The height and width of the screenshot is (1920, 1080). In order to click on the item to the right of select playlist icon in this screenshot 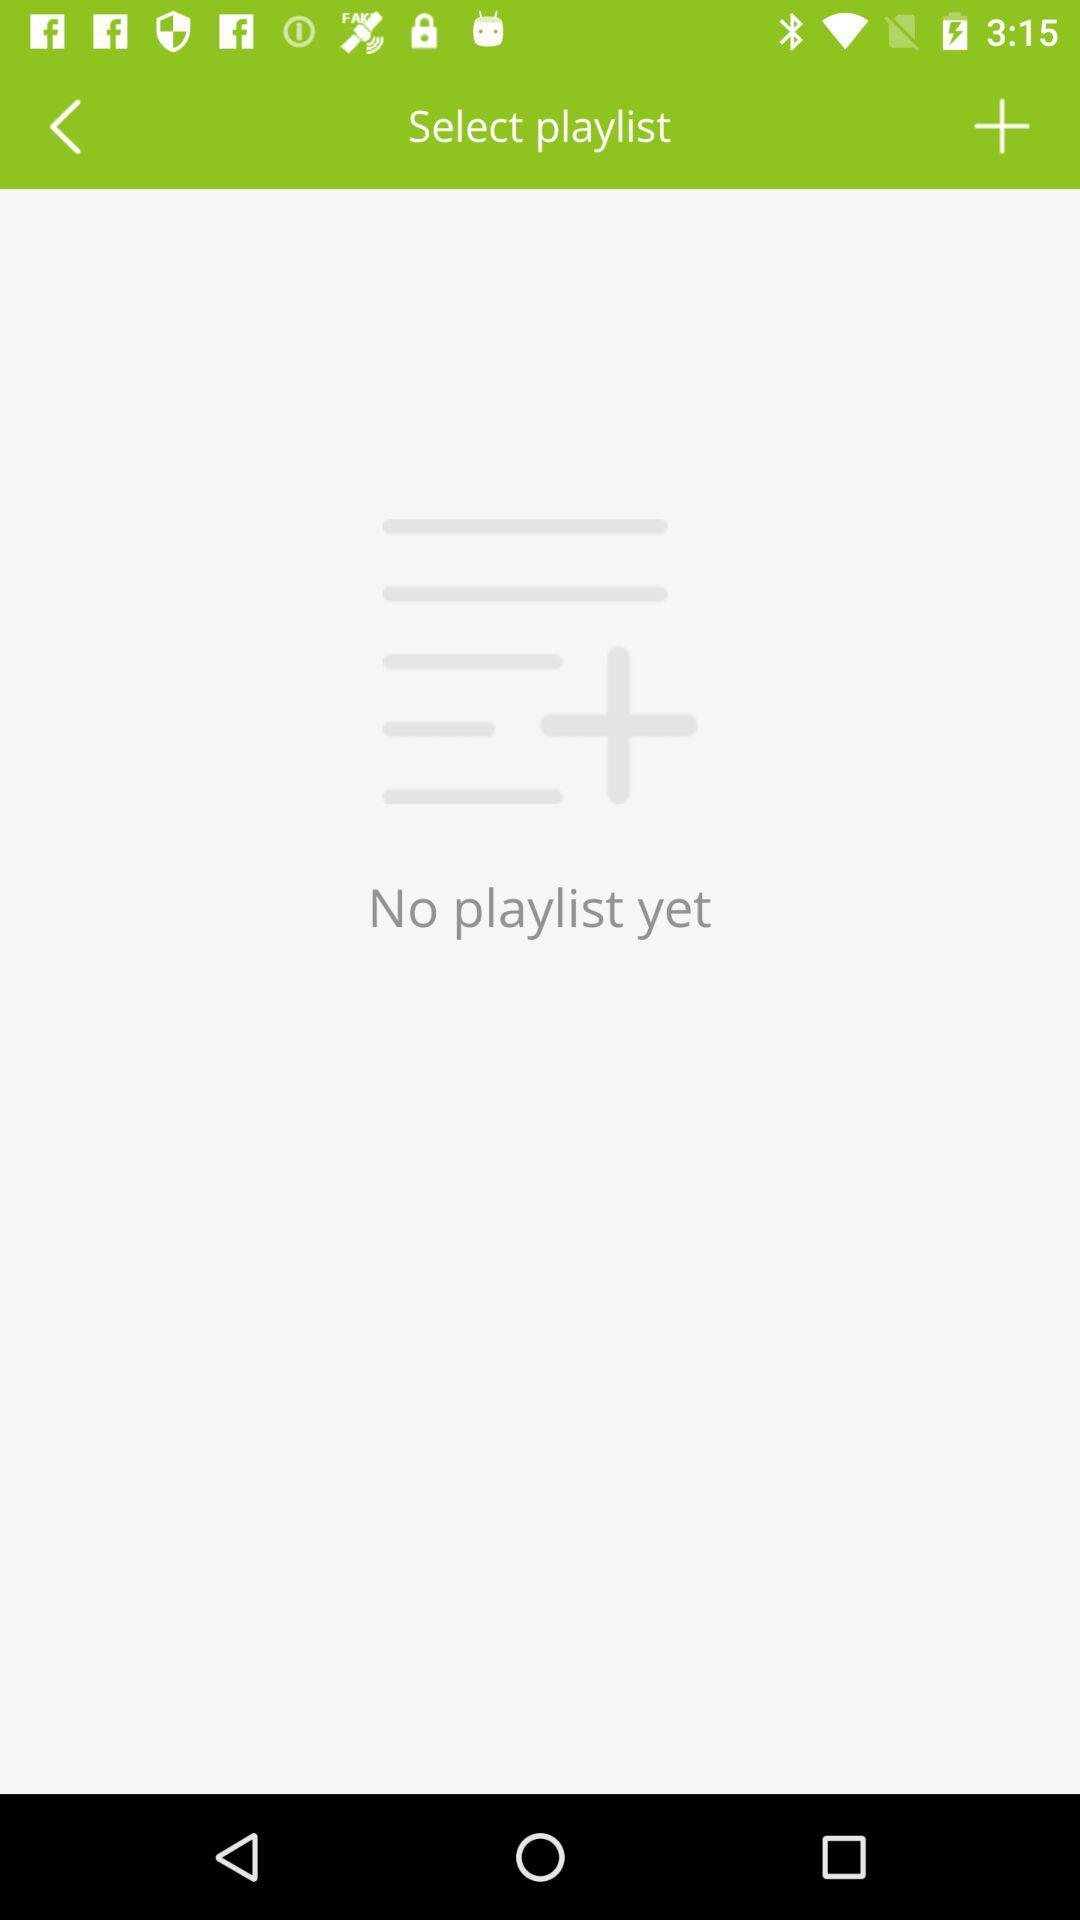, I will do `click(1002, 124)`.